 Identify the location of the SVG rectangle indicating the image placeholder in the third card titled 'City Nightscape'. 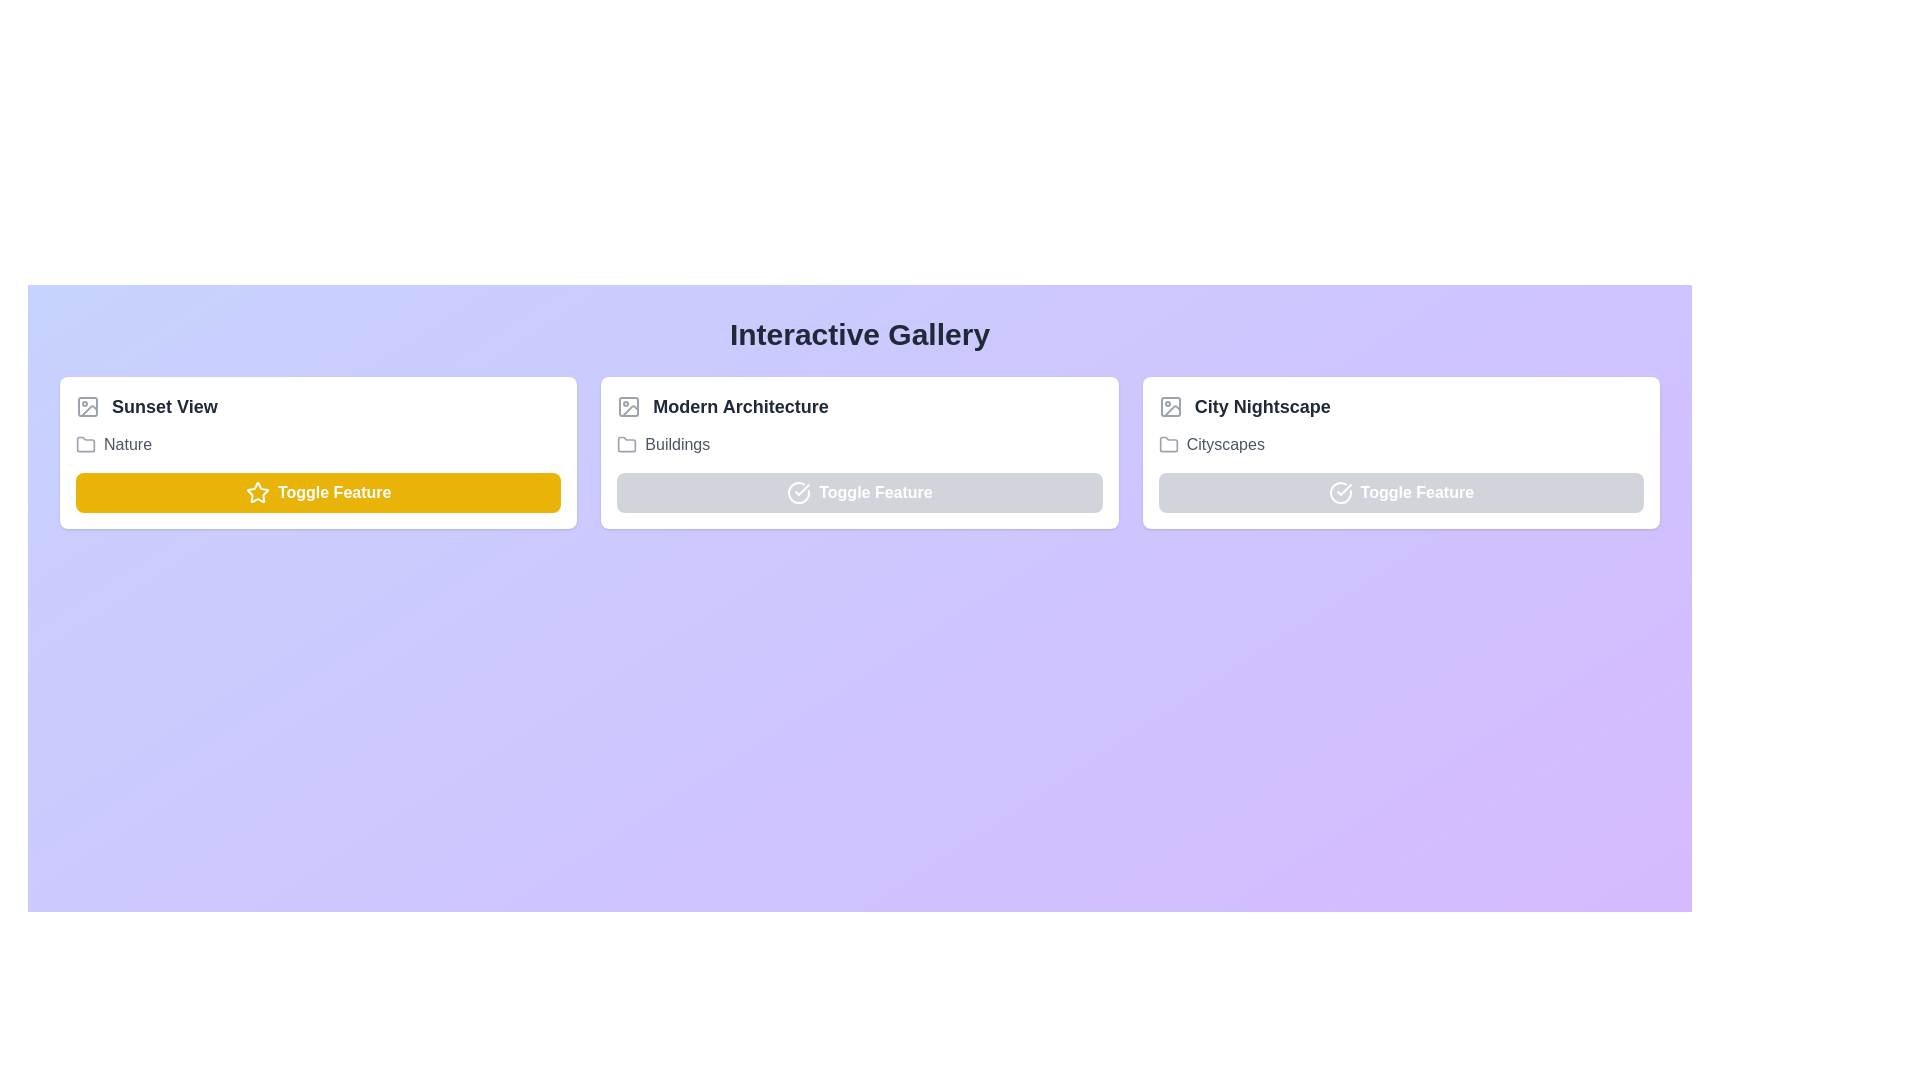
(1170, 406).